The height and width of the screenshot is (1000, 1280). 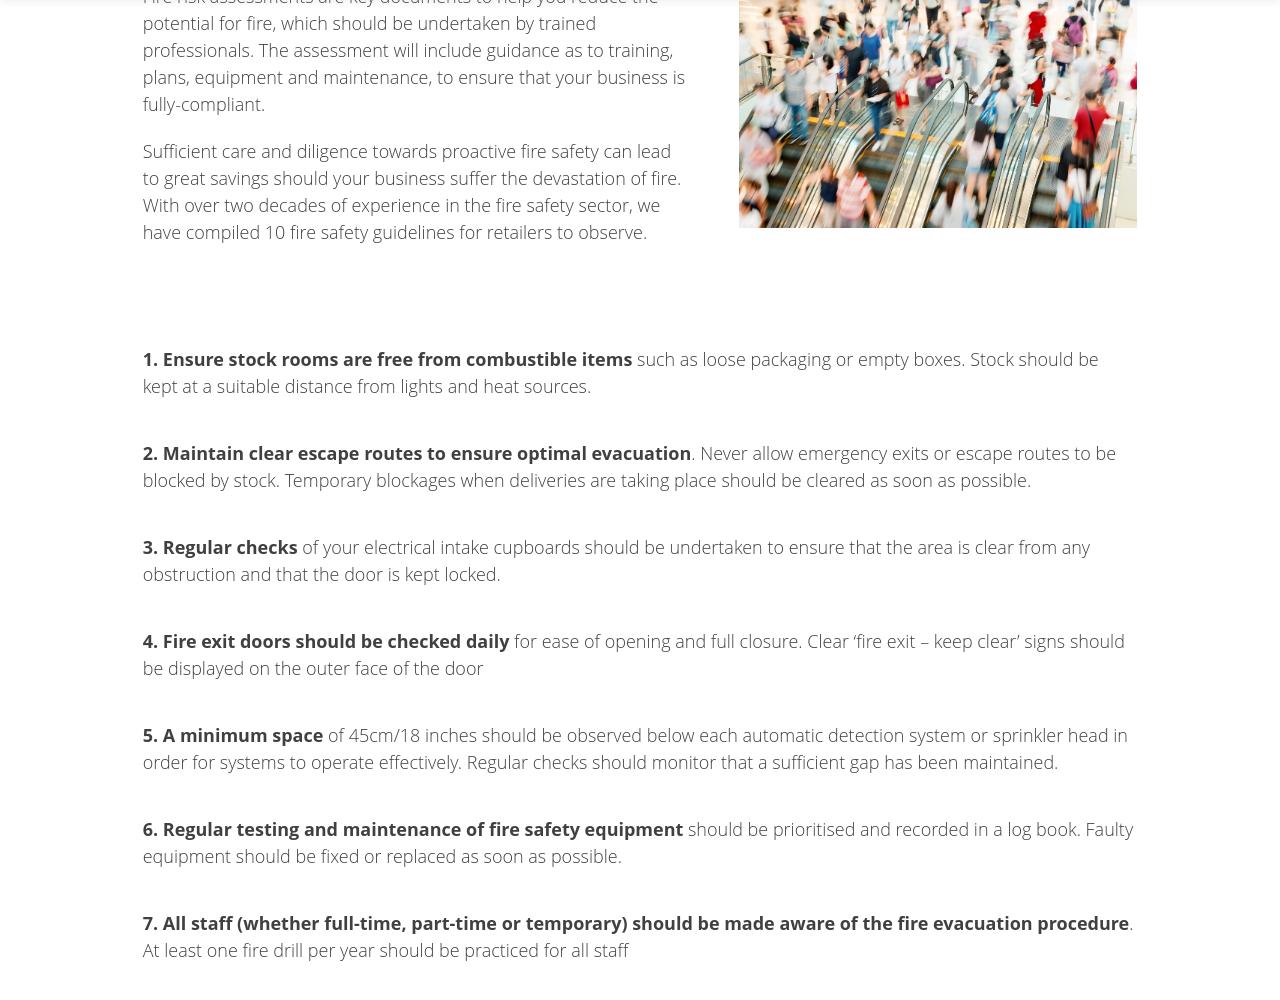 I want to click on '5. A minimum space', so click(x=140, y=733).